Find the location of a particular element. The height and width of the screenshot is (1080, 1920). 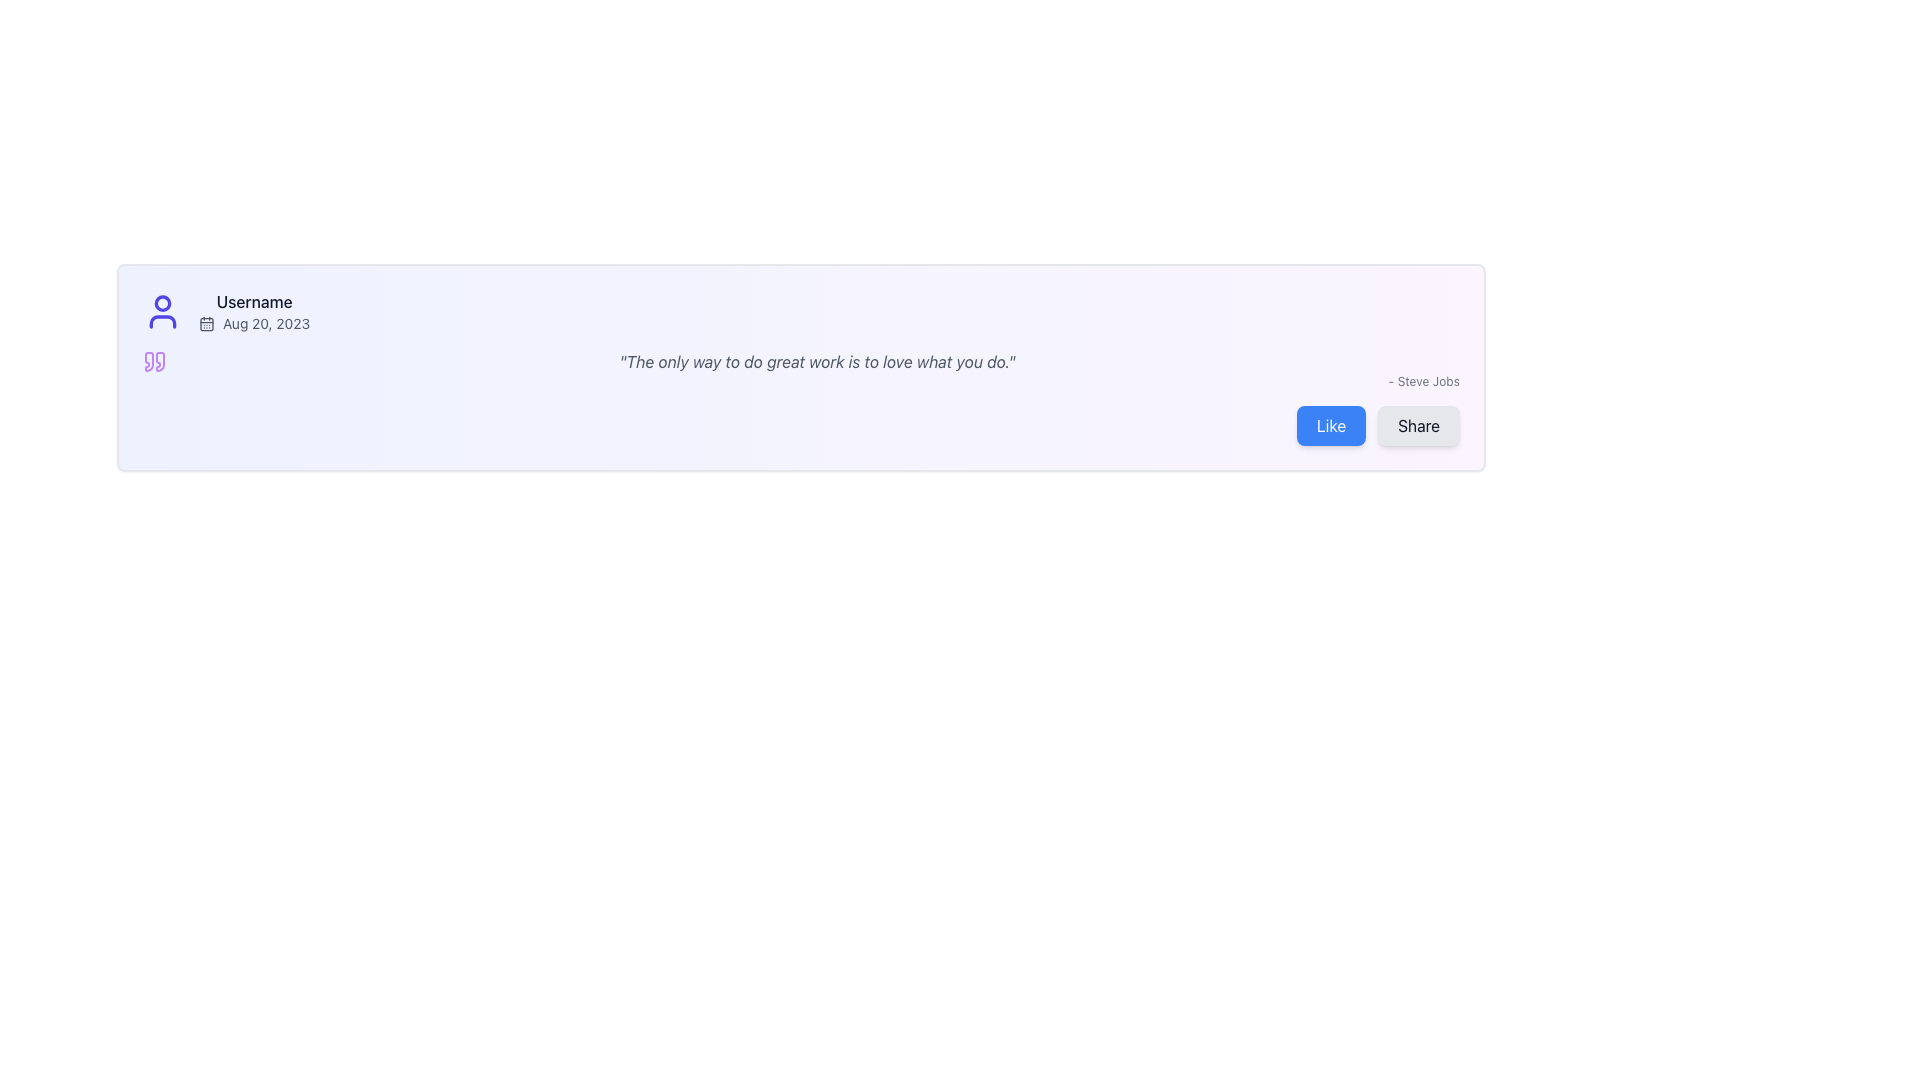

the small circular shape located in the head portion of the user's avatar icon is located at coordinates (163, 303).